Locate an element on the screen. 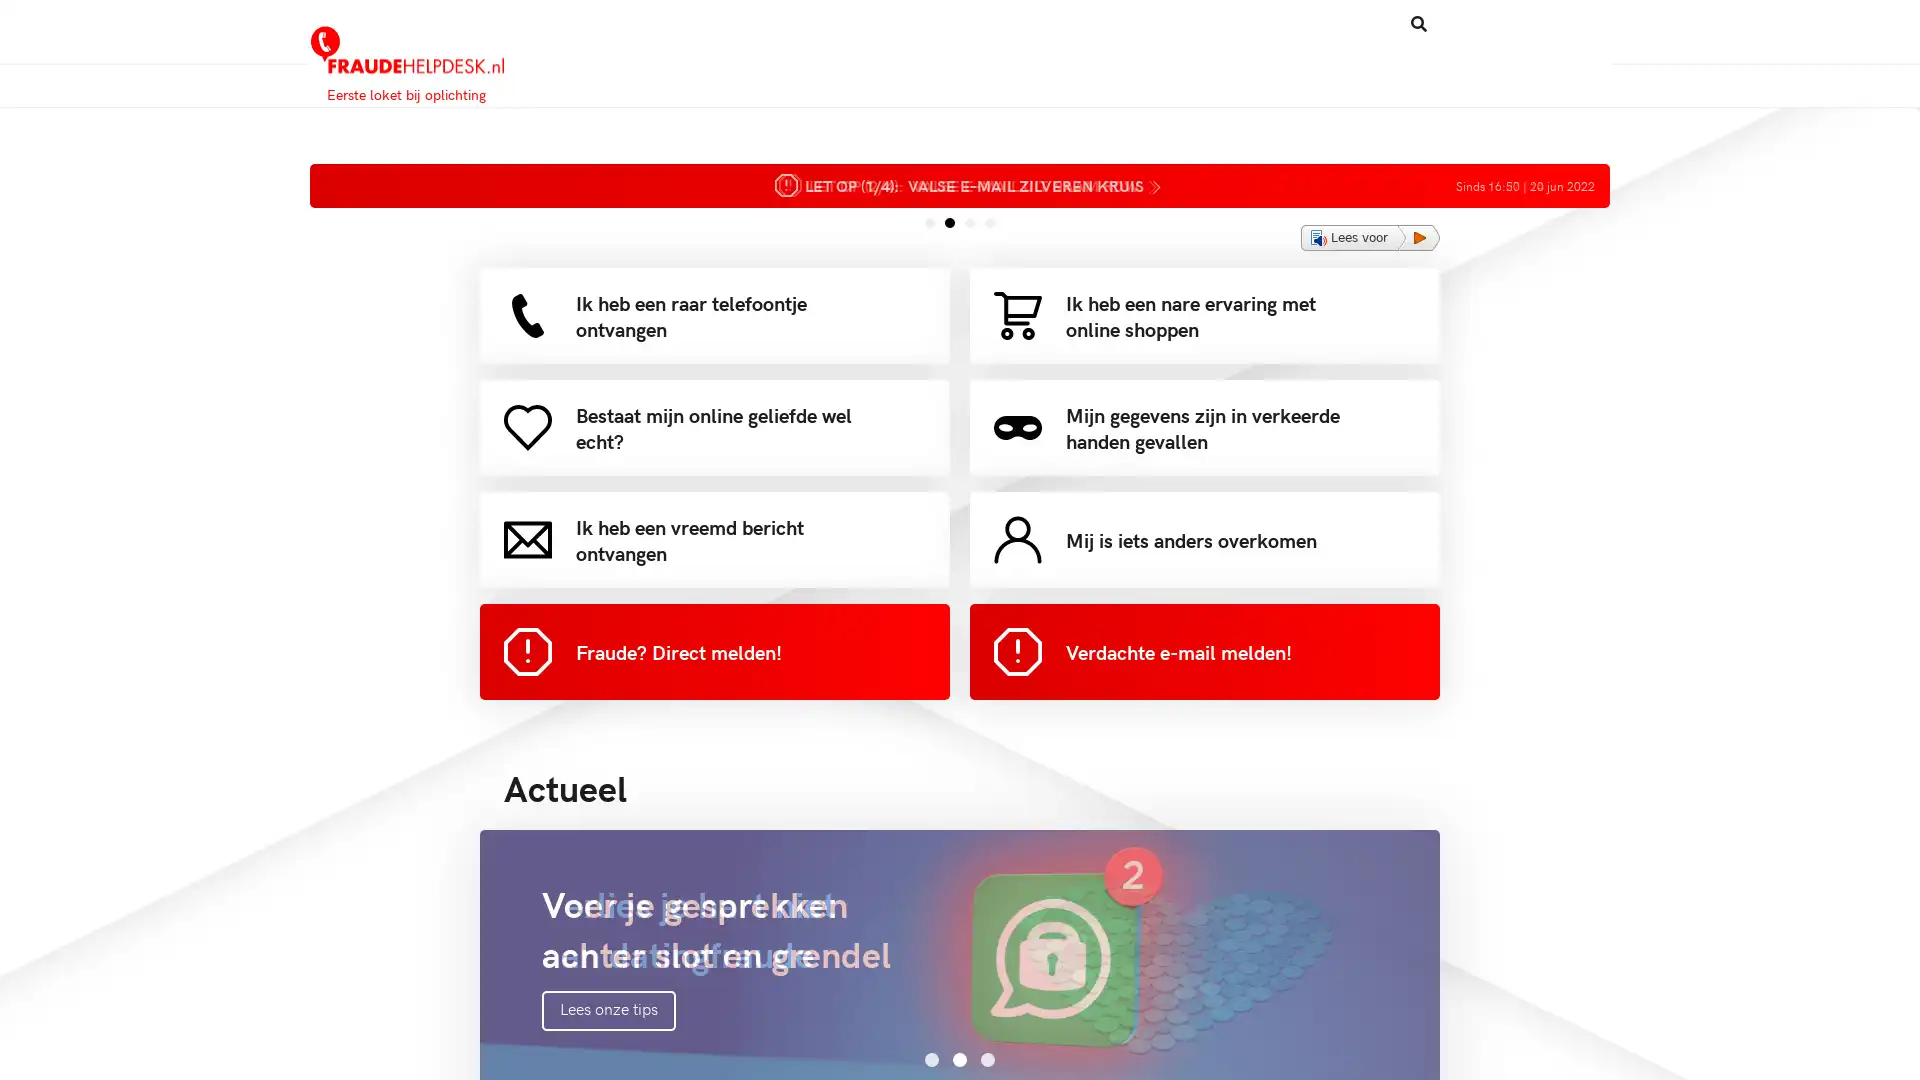  Lees voor is located at coordinates (1369, 237).